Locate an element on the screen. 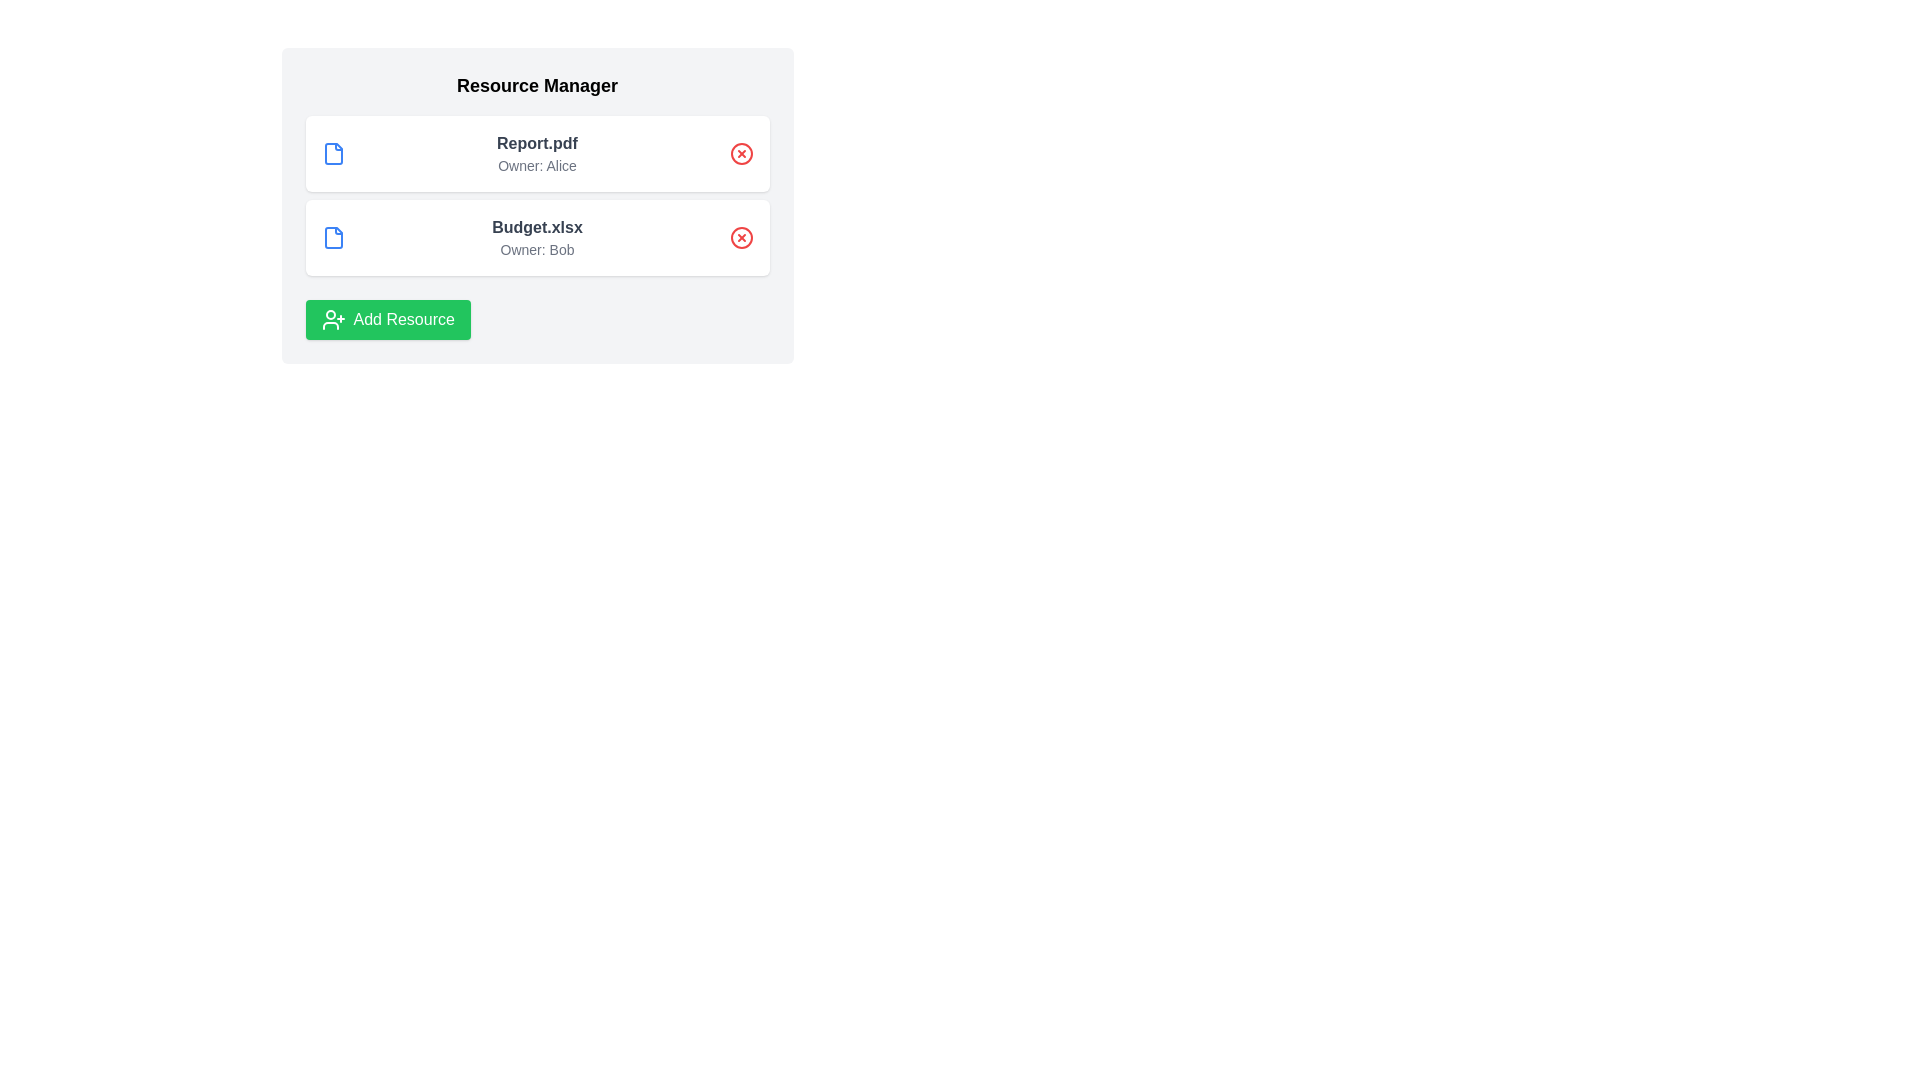  the 'Add Resource' button to add a new resource is located at coordinates (388, 319).